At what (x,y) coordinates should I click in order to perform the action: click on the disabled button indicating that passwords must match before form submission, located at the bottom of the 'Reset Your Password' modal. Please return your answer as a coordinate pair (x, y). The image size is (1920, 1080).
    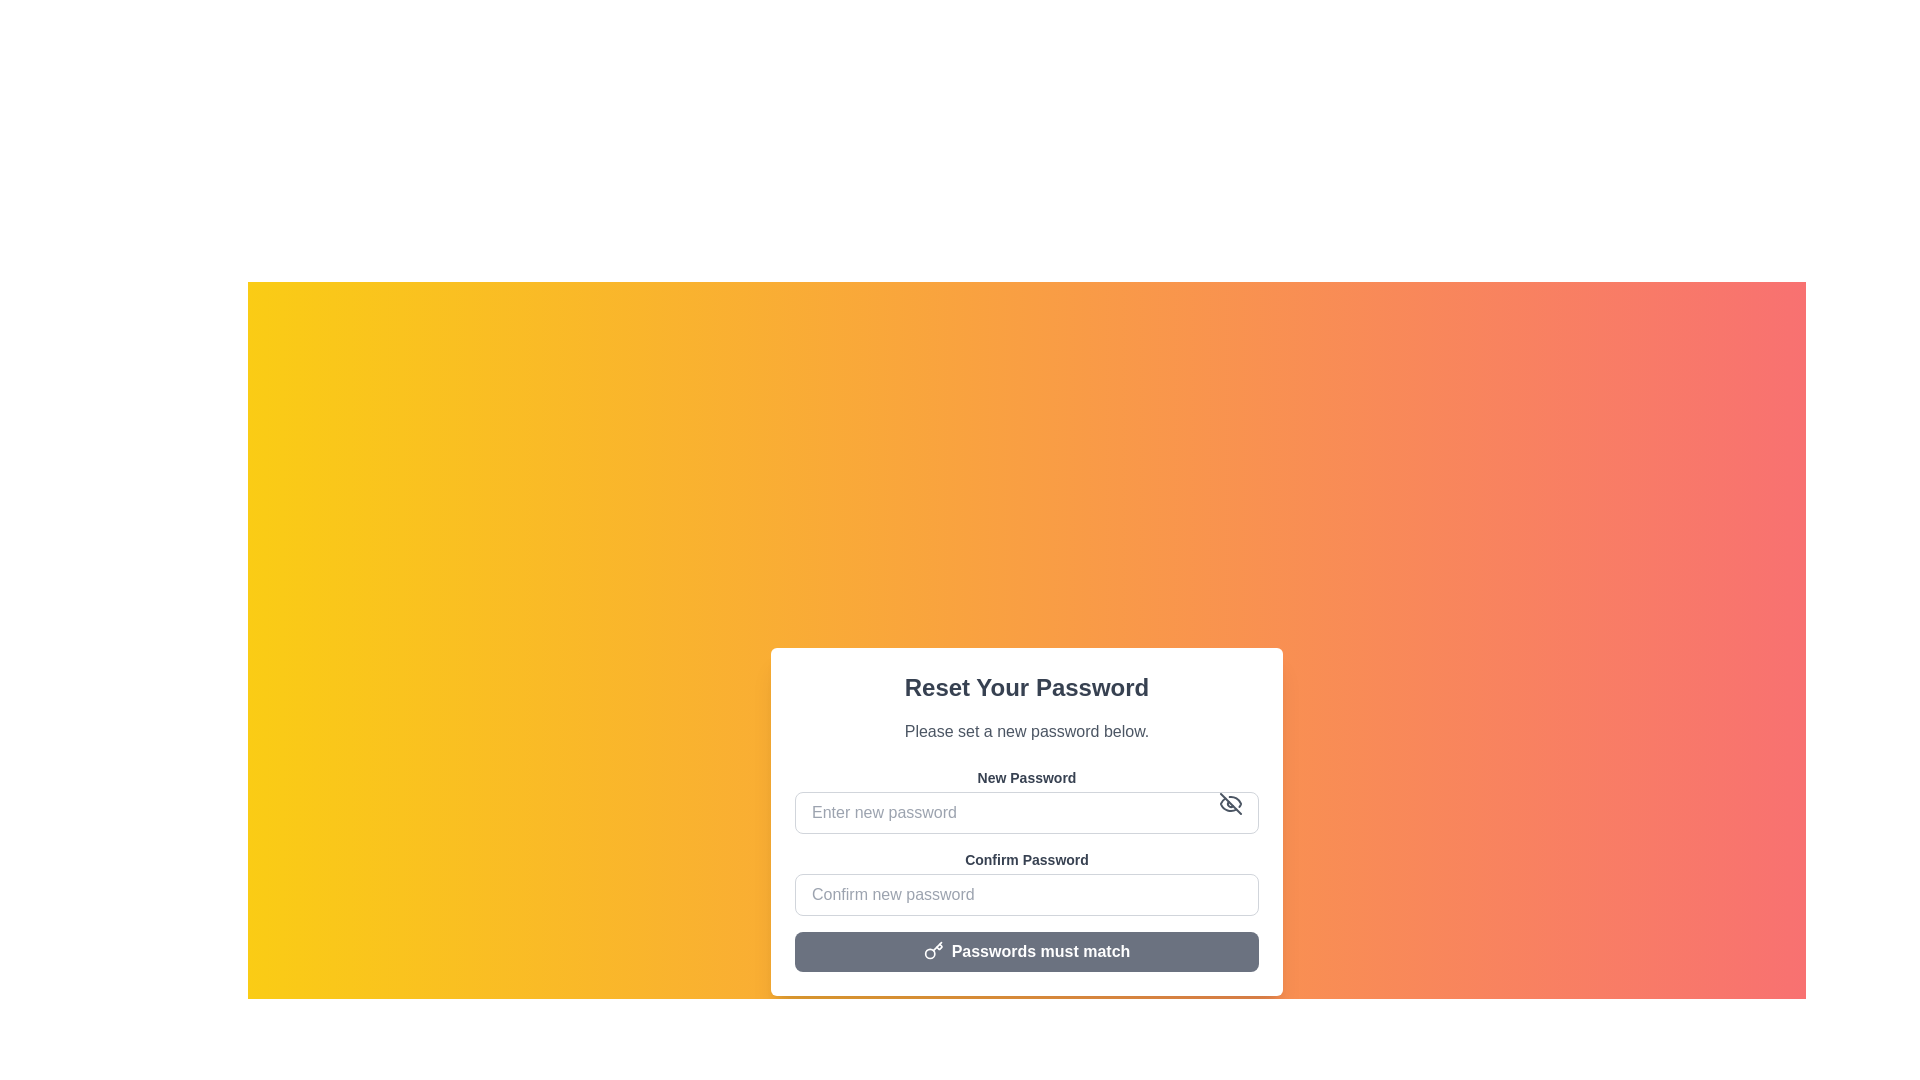
    Looking at the image, I should click on (1027, 951).